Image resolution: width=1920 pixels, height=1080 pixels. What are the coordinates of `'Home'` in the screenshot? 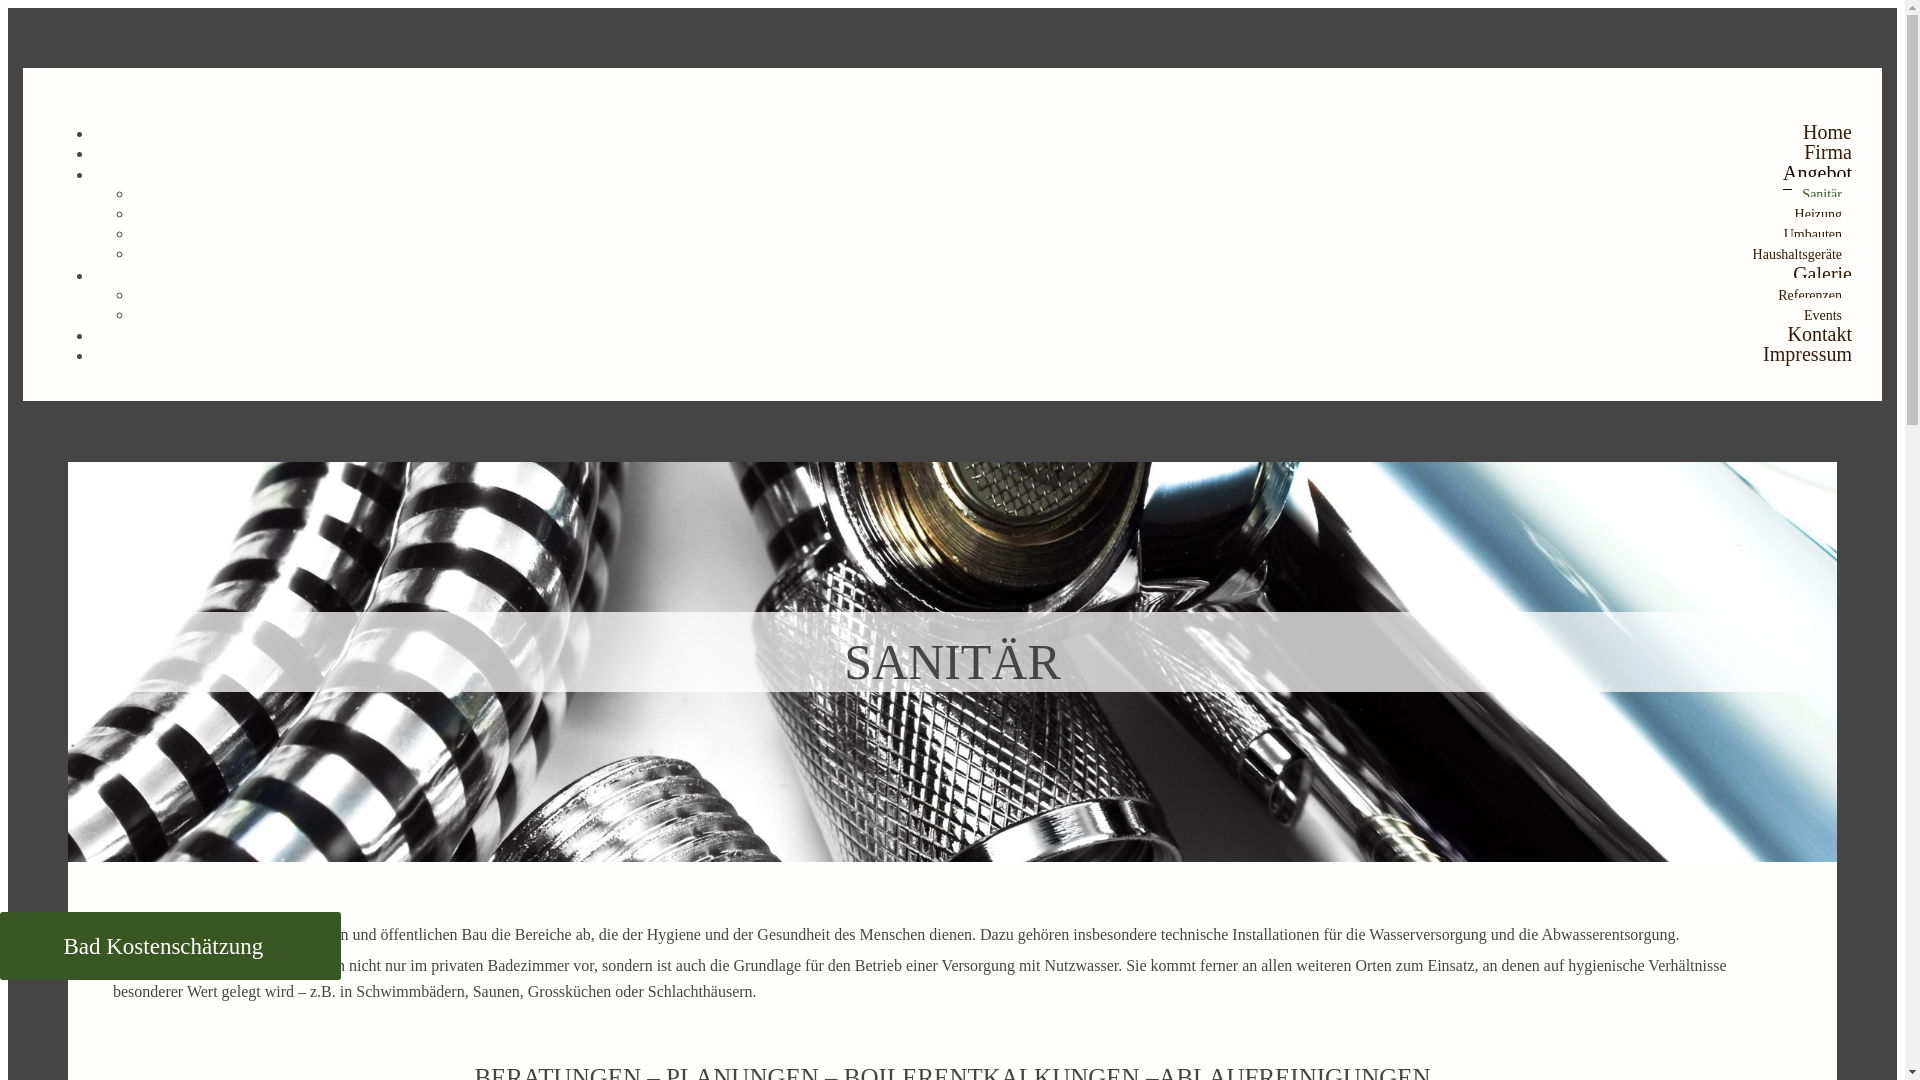 It's located at (1803, 132).